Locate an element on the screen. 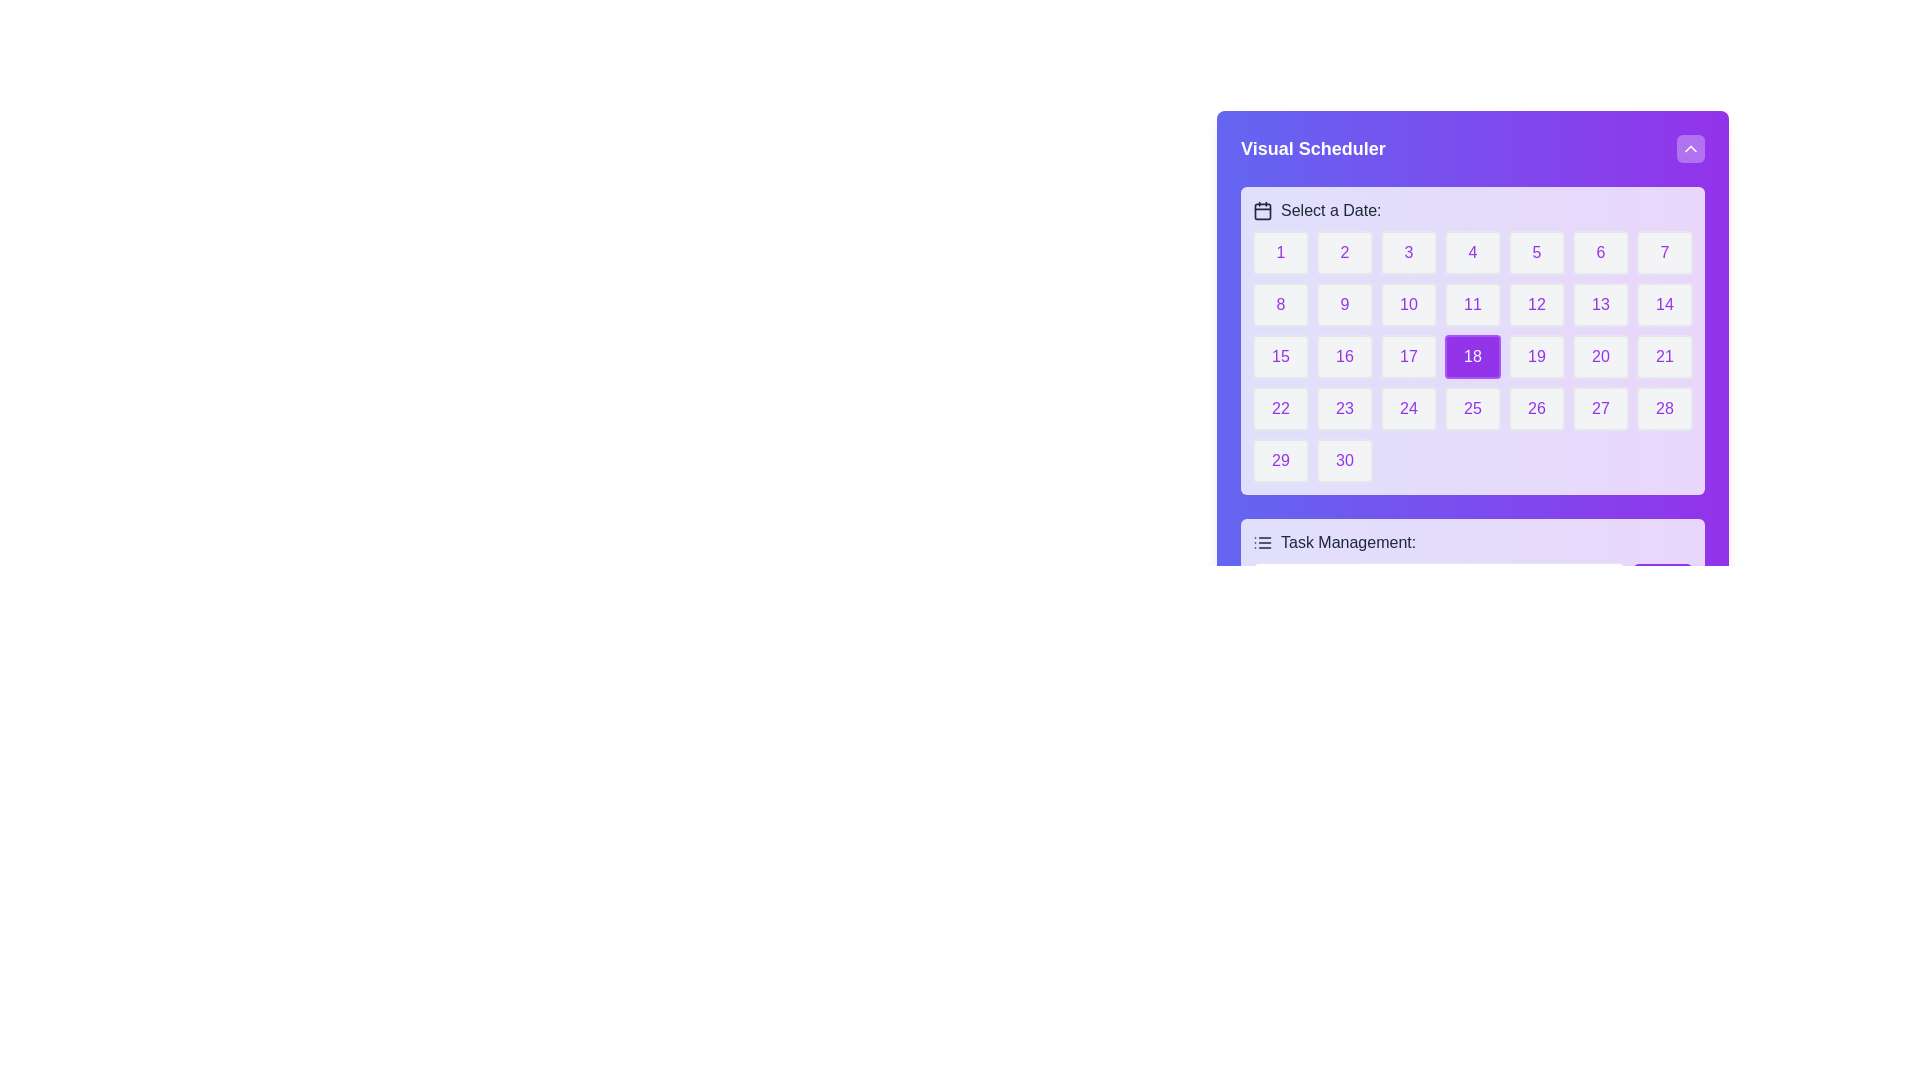 The width and height of the screenshot is (1920, 1080). text content of the label displaying 'Task Management:' located at the bottom of the purple-colored visual scheduler interface, adjacent to a list icon is located at coordinates (1348, 543).